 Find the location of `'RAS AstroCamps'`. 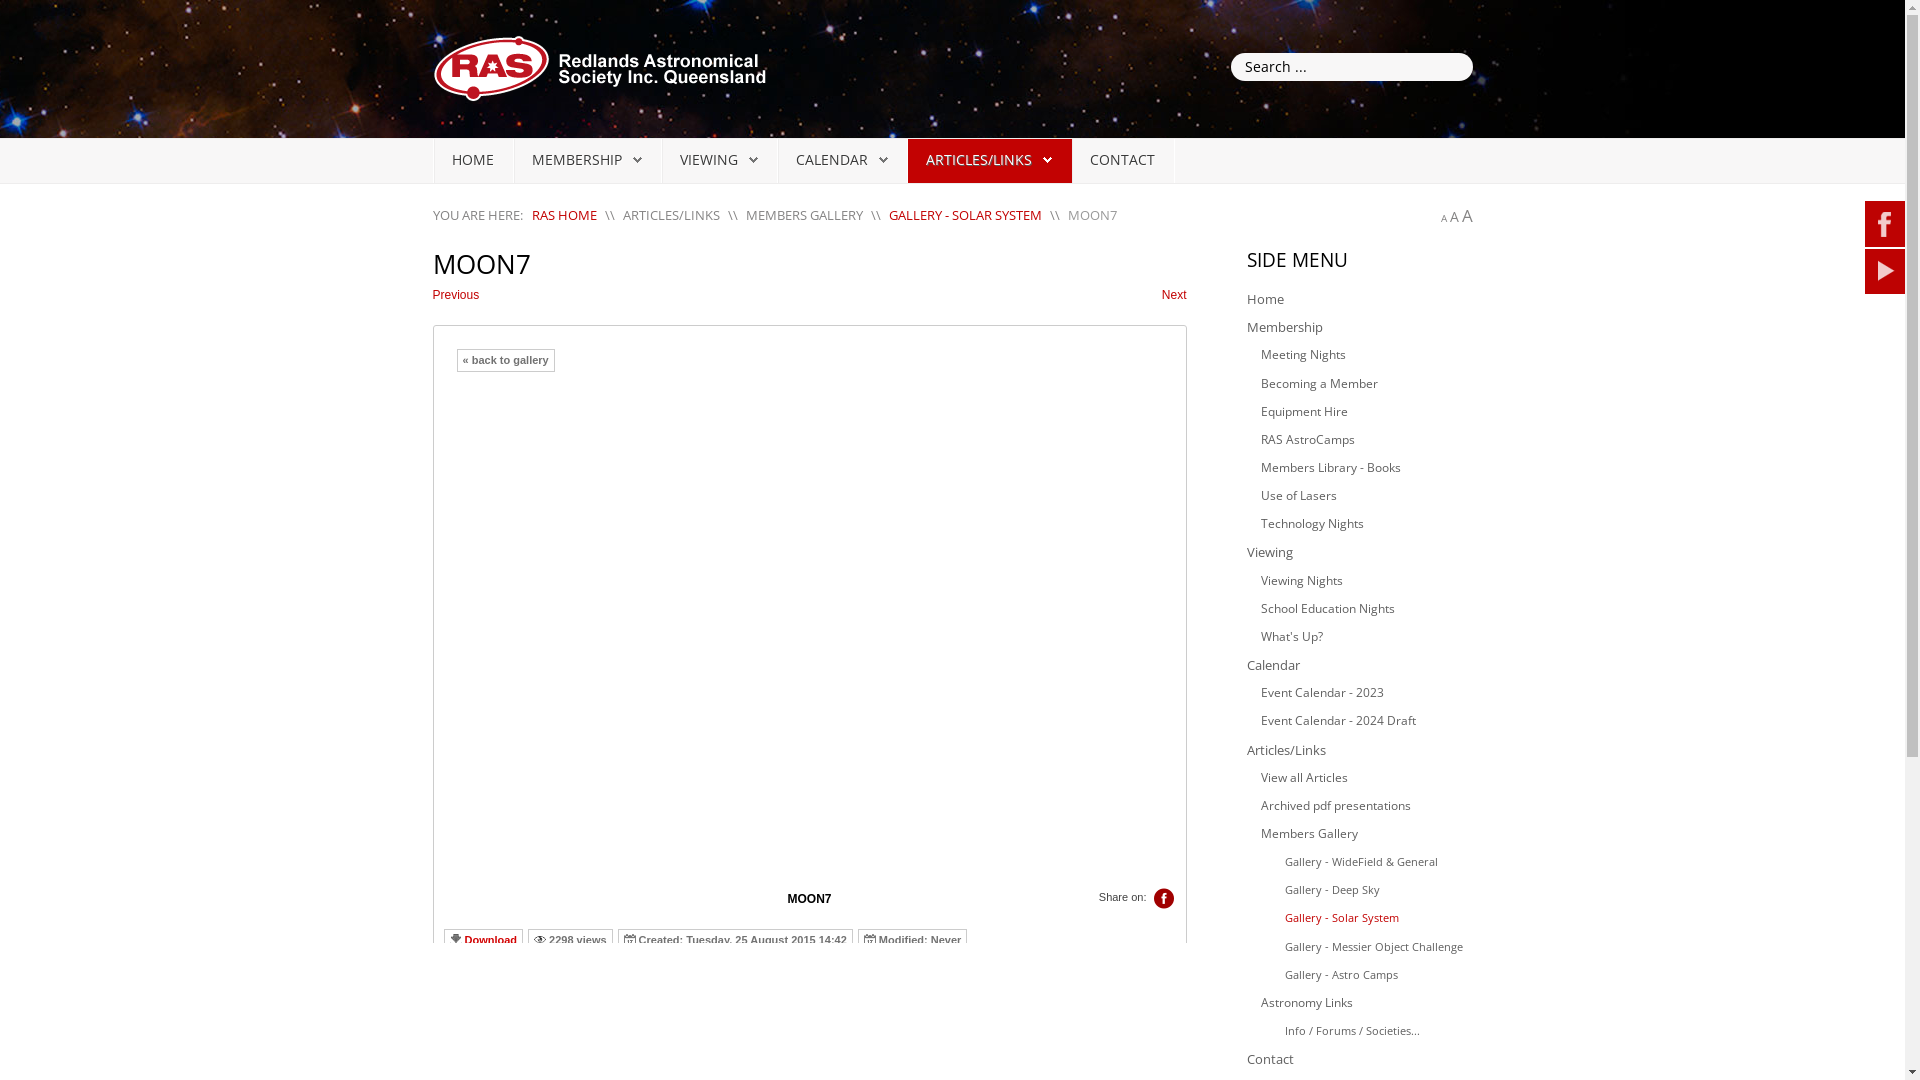

'RAS AstroCamps' is located at coordinates (1365, 438).